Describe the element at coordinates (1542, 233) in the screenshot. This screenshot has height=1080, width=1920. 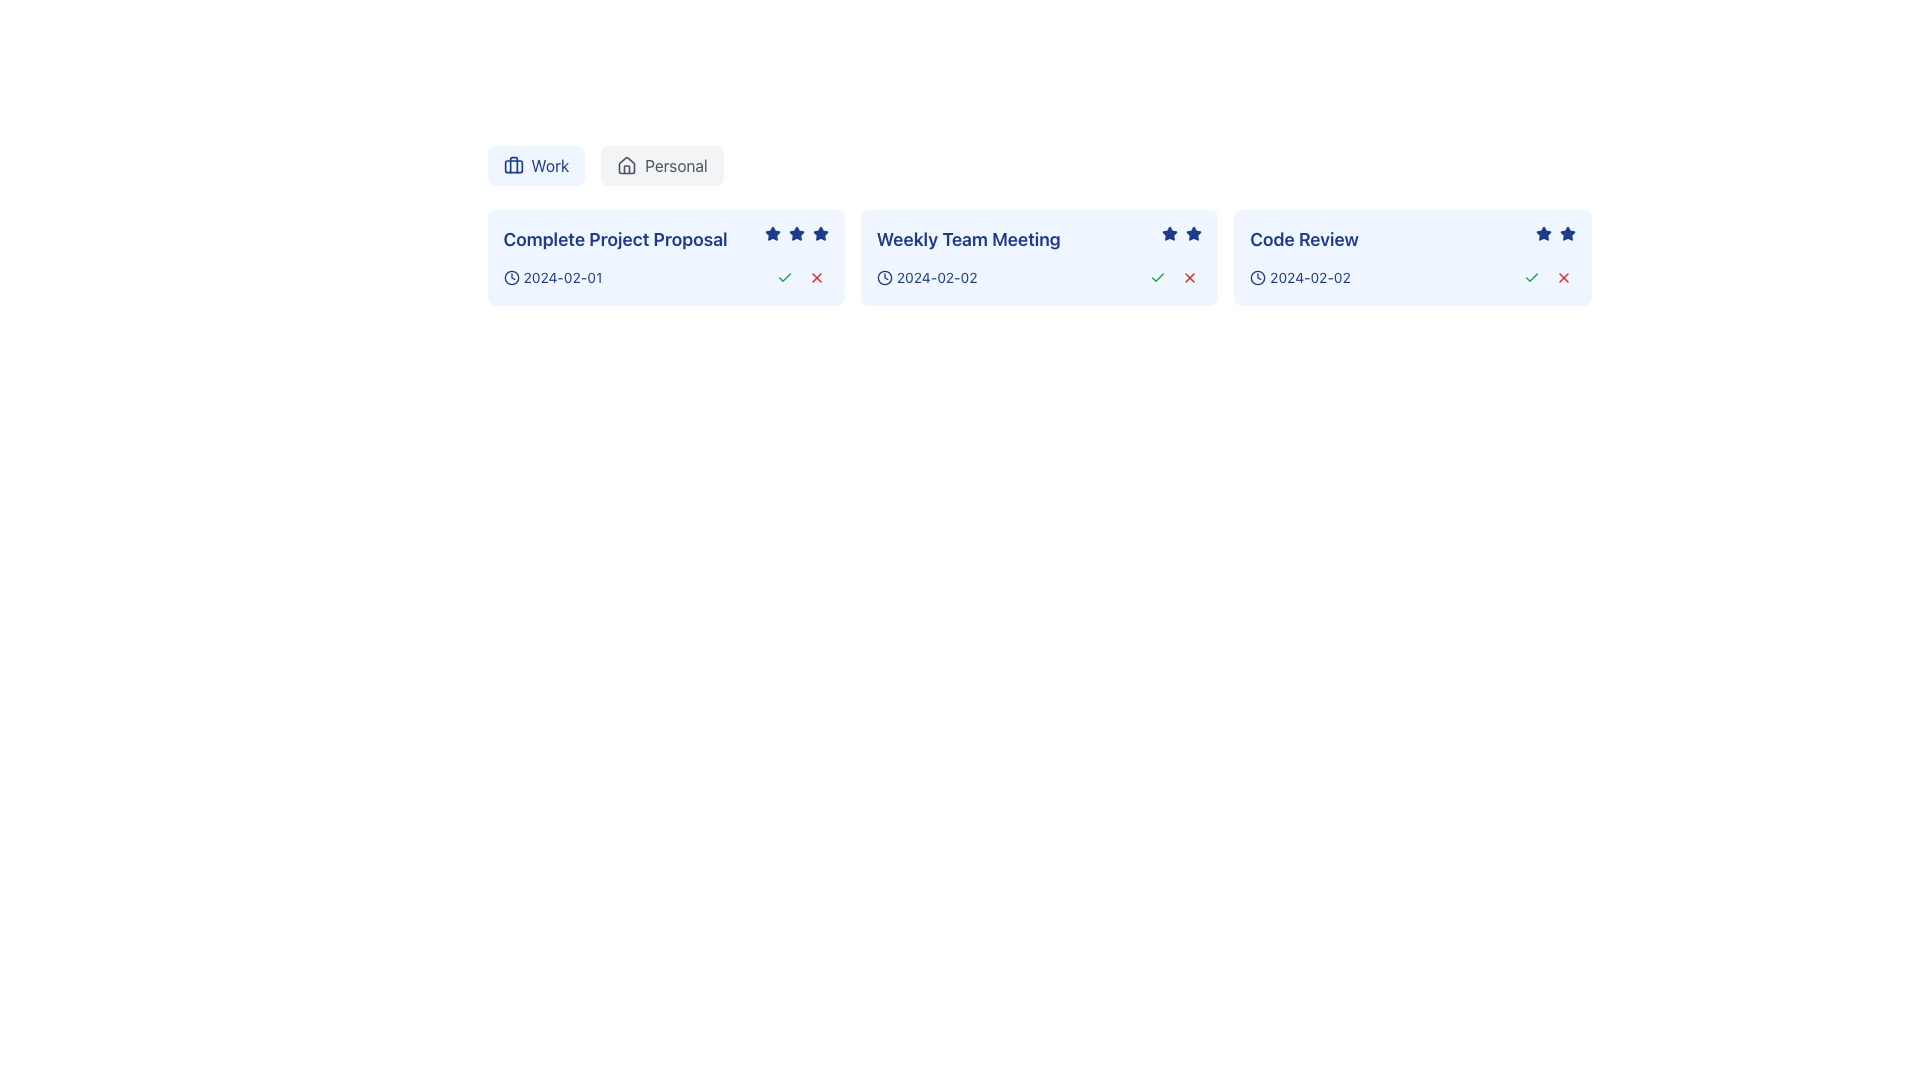
I see `the first blue star icon with rounded points` at that location.